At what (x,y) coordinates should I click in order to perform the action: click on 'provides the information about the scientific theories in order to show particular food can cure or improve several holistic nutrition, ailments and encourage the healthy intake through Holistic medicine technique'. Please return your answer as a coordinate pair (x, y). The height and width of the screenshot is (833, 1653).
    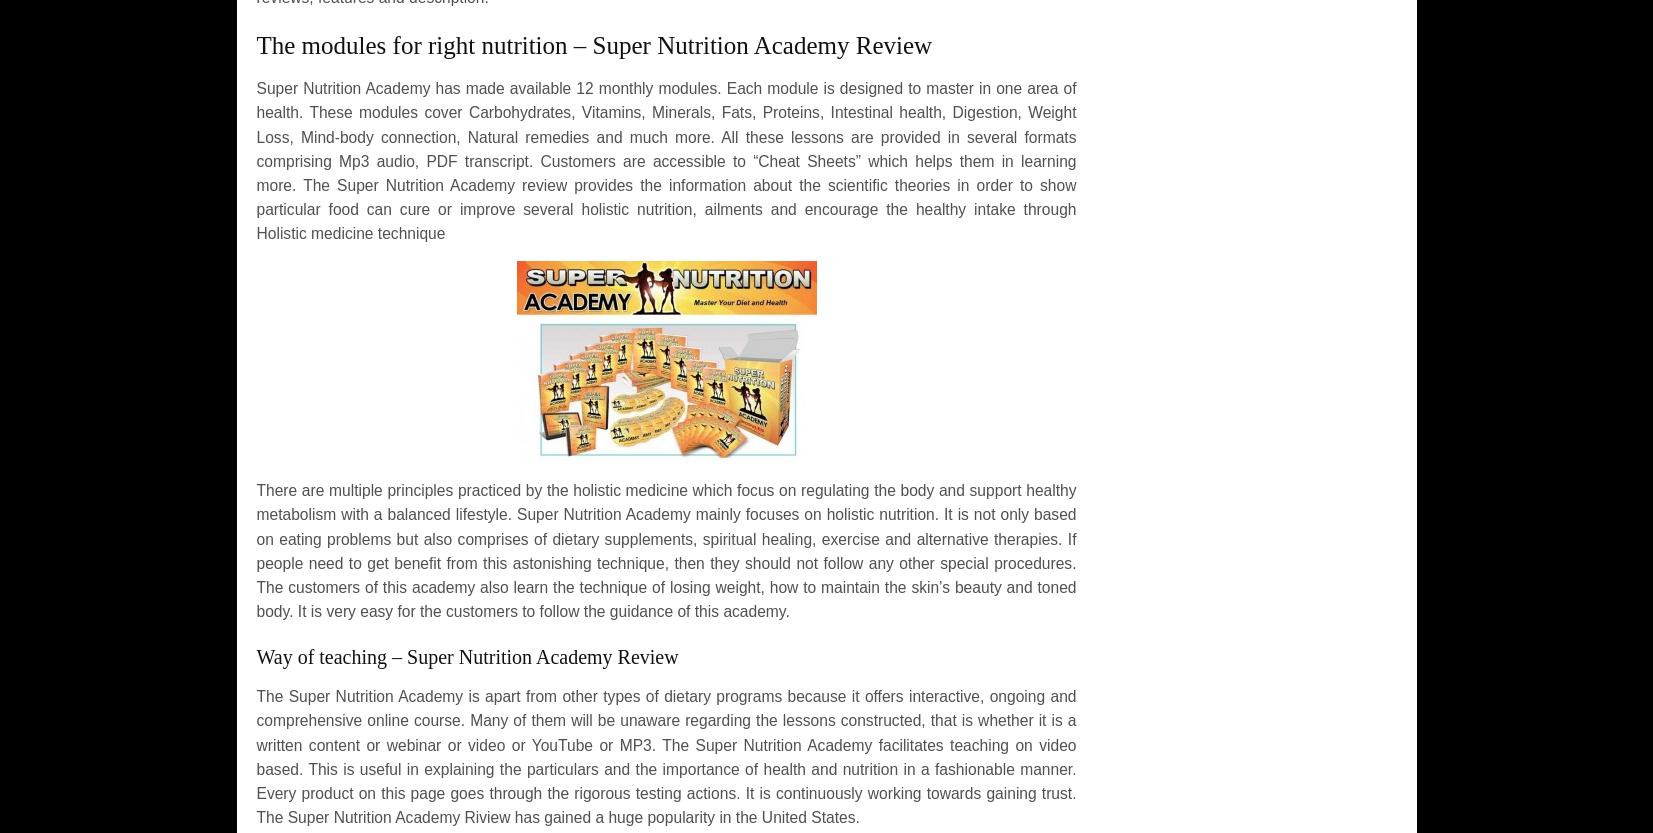
    Looking at the image, I should click on (664, 207).